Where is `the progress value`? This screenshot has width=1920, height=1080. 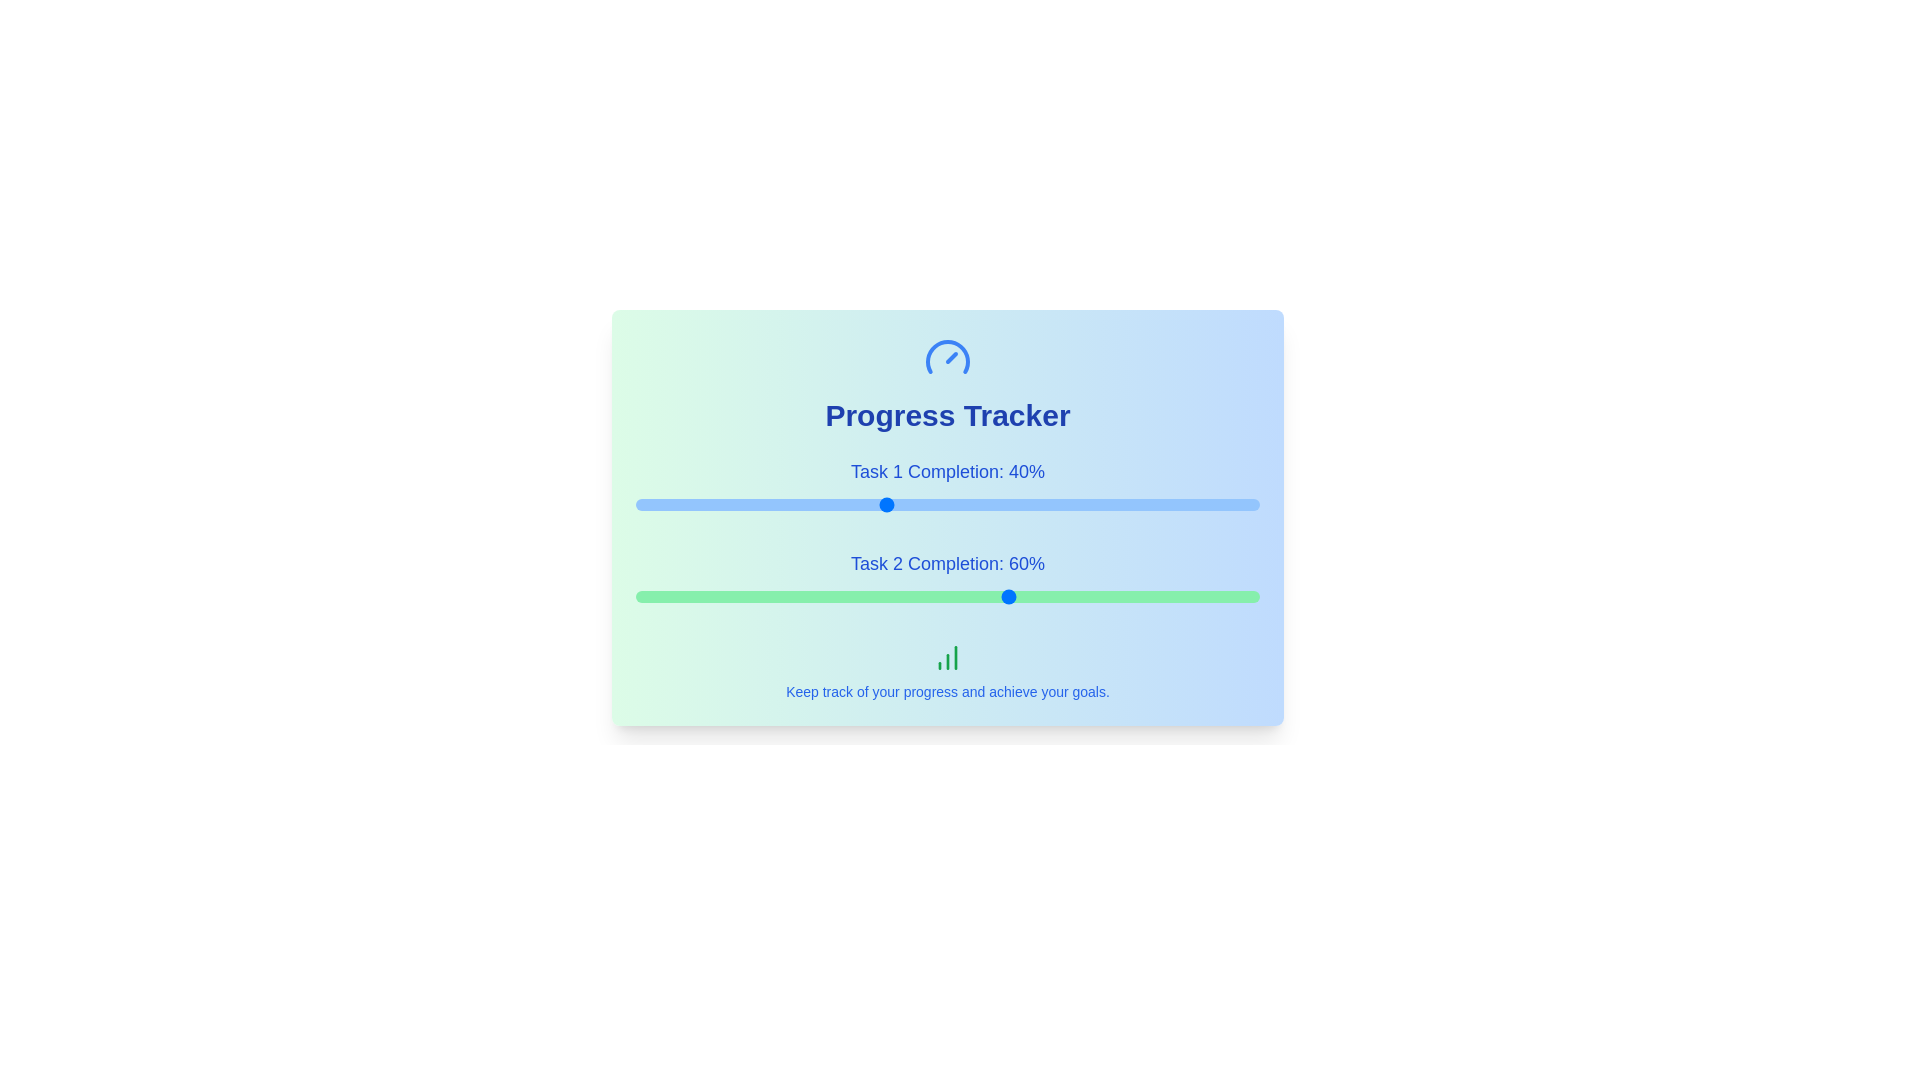 the progress value is located at coordinates (835, 504).